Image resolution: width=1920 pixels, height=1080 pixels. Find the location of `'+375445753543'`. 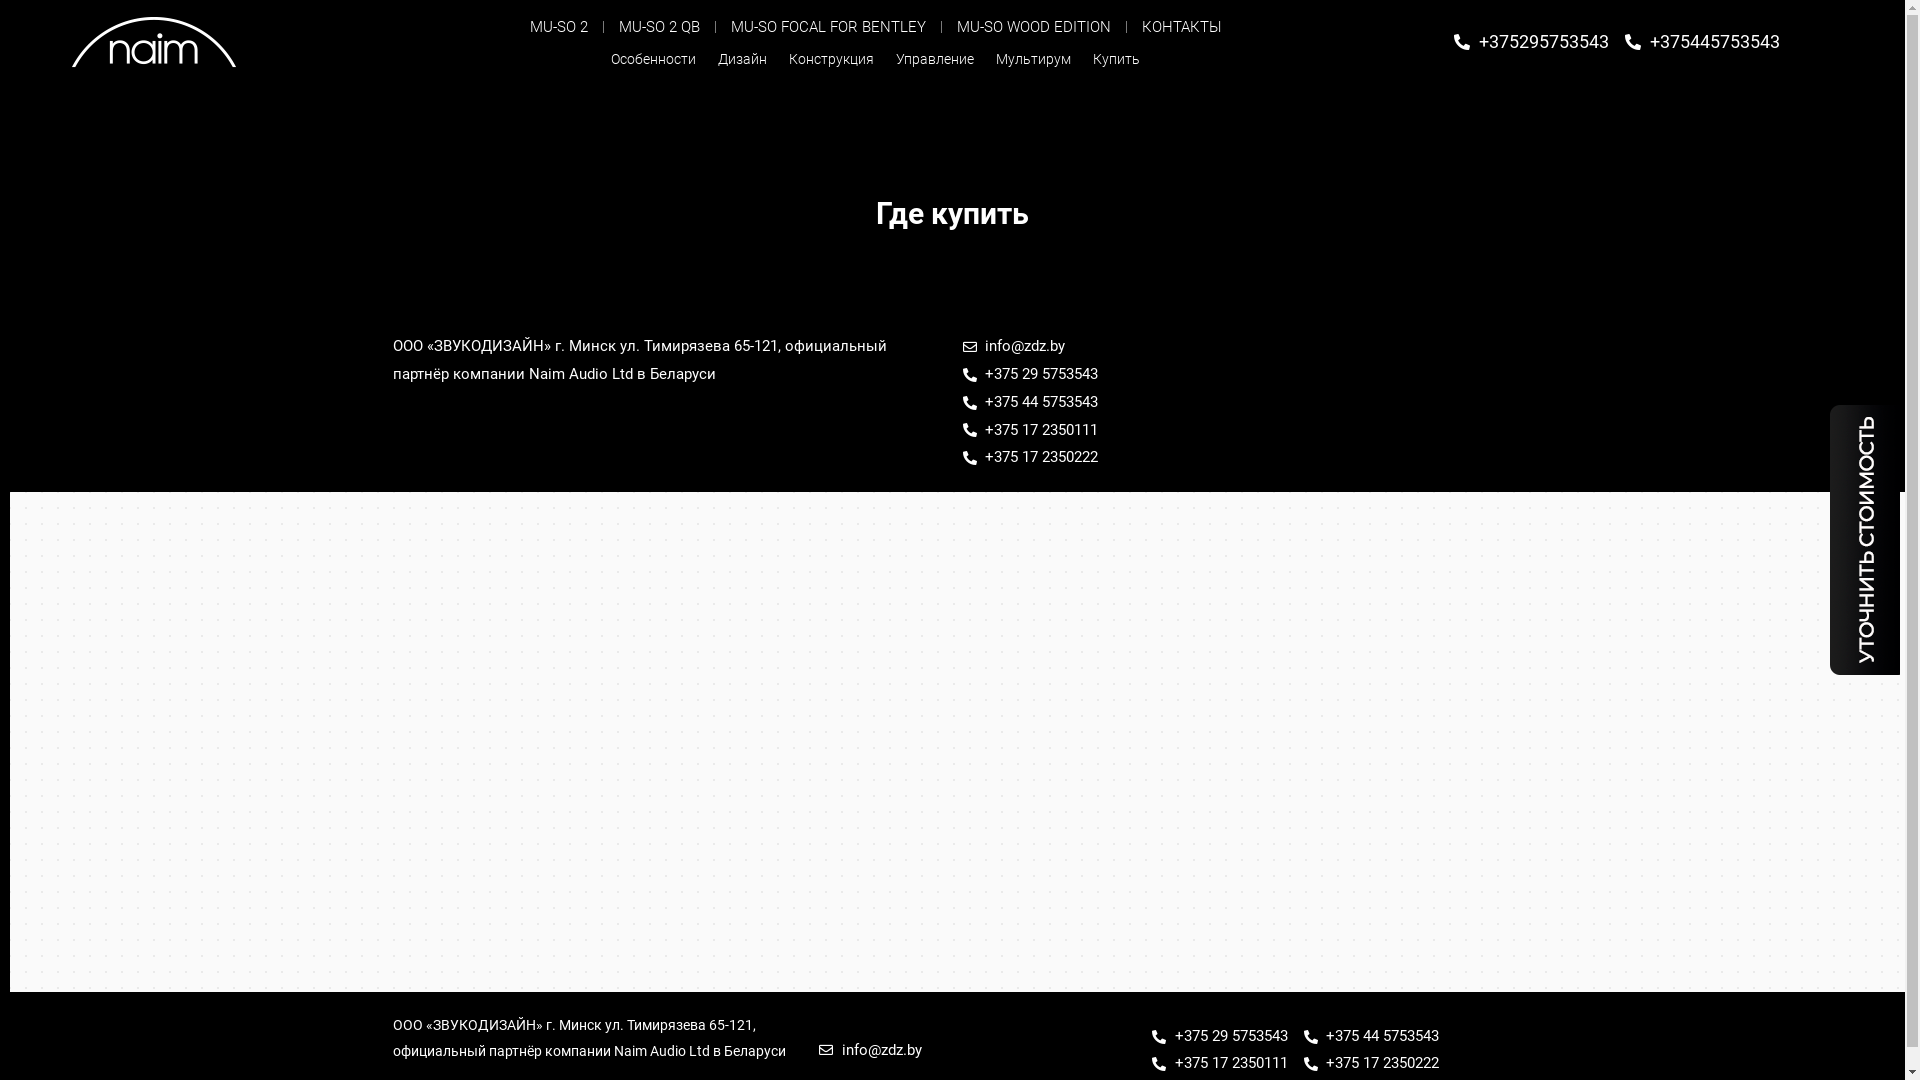

'+375445753543' is located at coordinates (1701, 41).